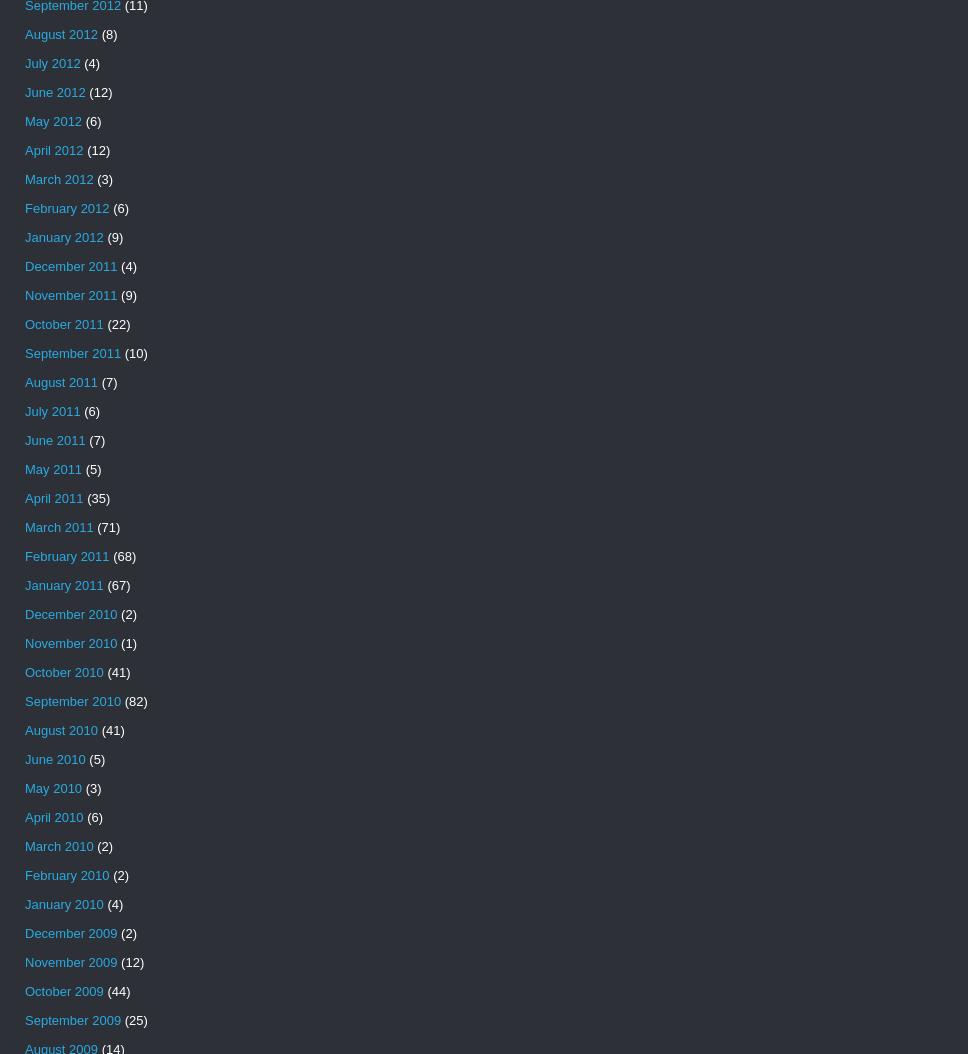  What do you see at coordinates (116, 991) in the screenshot?
I see `'(44)'` at bounding box center [116, 991].